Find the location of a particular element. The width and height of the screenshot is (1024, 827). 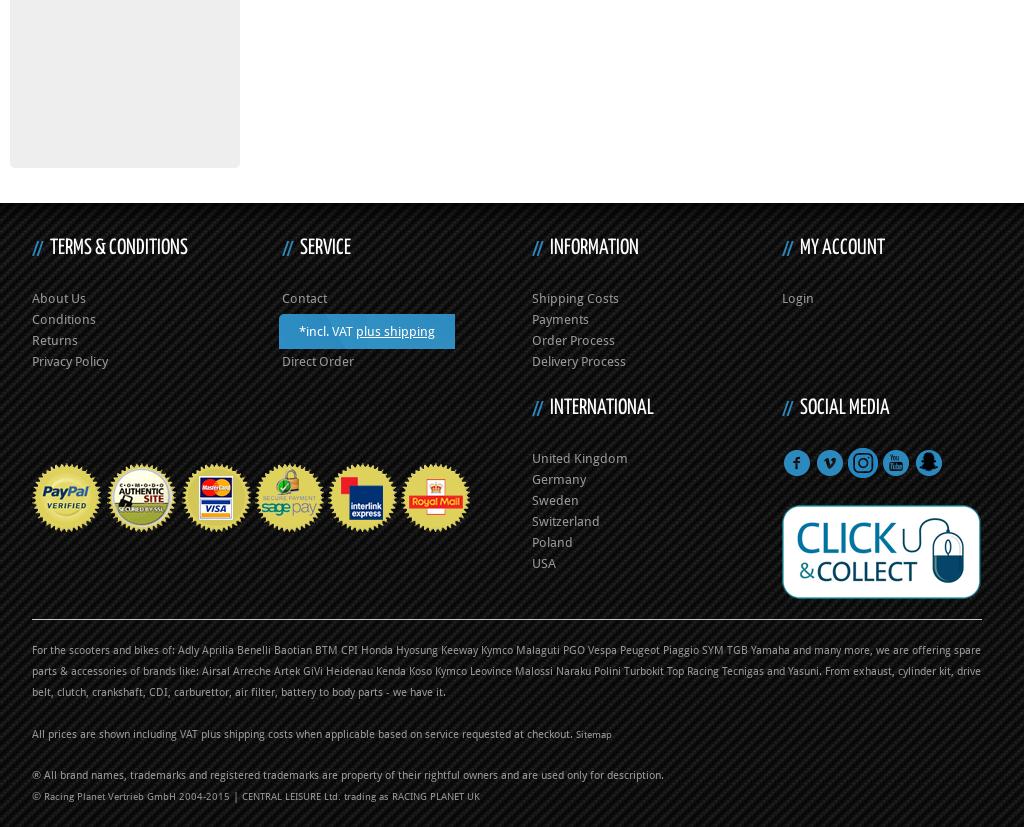

'Artek' is located at coordinates (287, 669).